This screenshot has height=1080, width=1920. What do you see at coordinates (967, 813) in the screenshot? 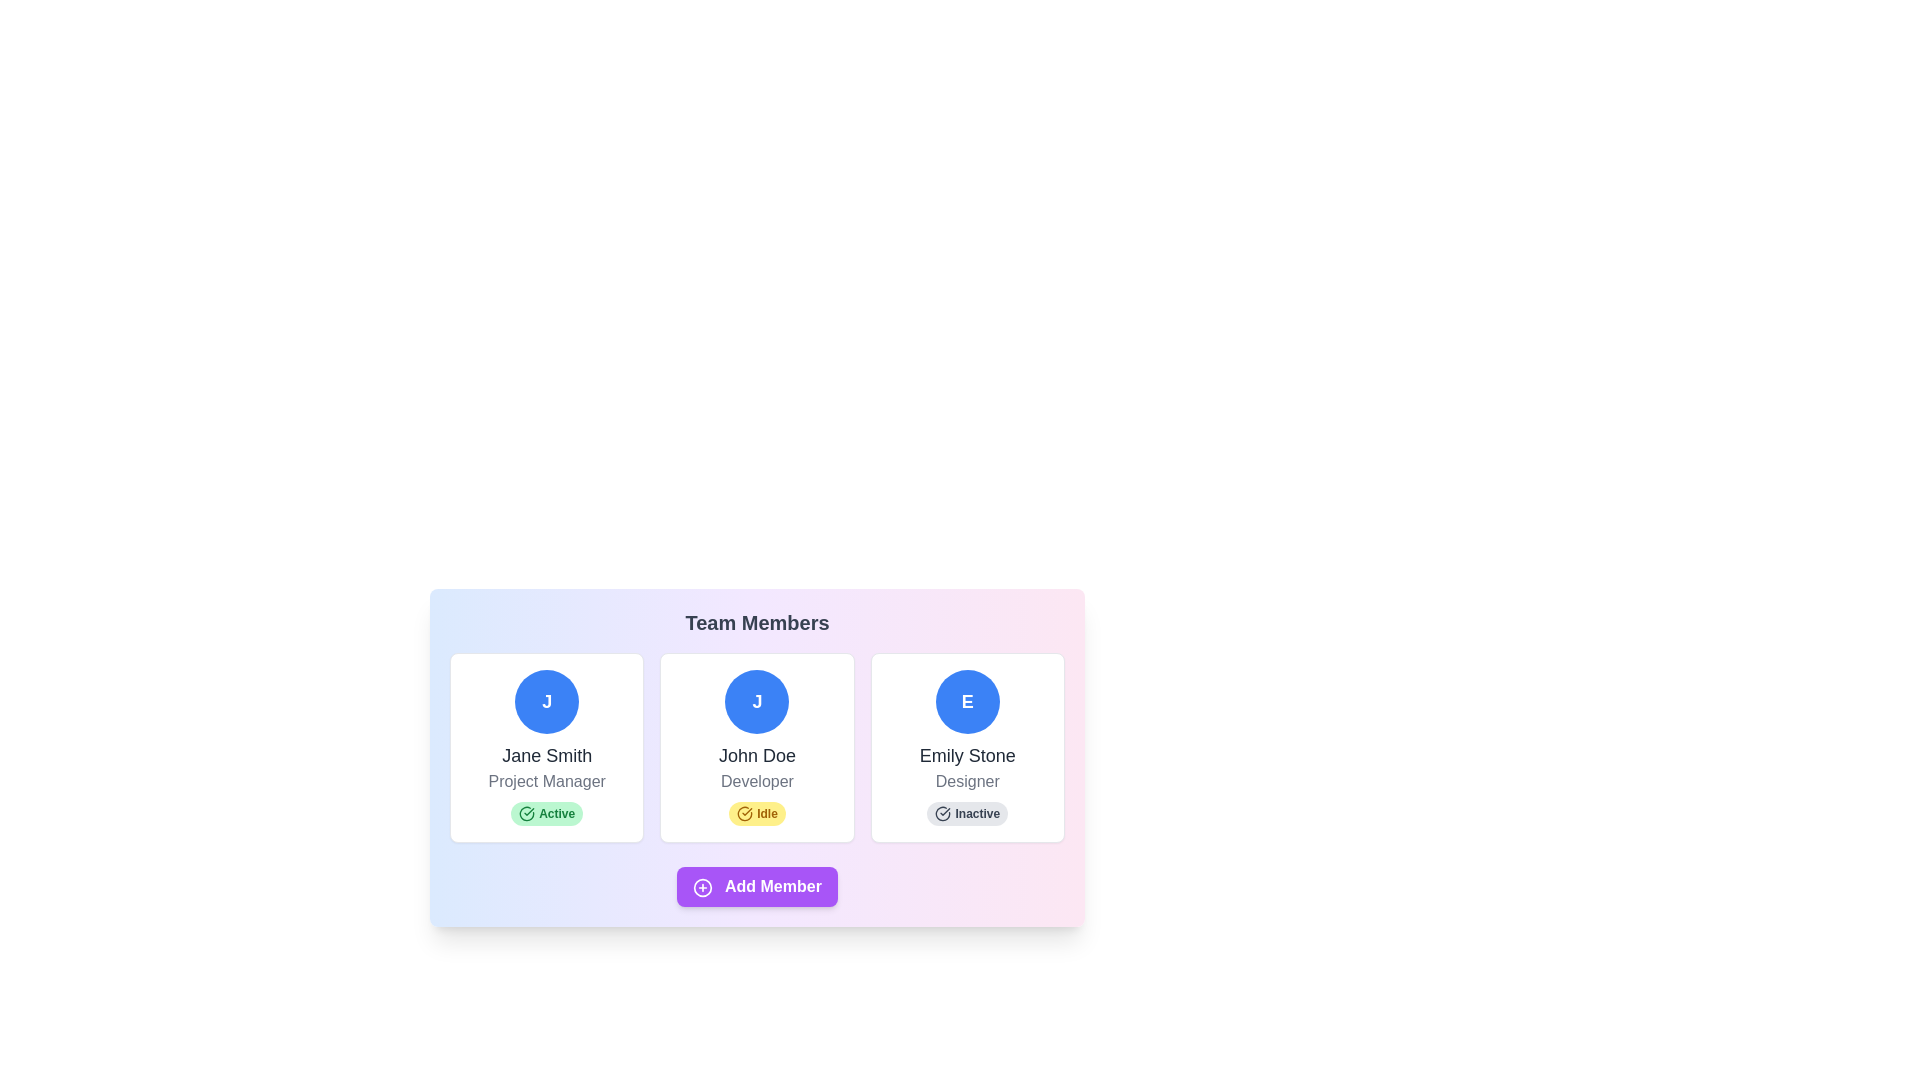
I see `the 'Inactive' status badge with a checkmark icon located within Emily Stone's team member card, positioned below the 'Designer' label` at bounding box center [967, 813].